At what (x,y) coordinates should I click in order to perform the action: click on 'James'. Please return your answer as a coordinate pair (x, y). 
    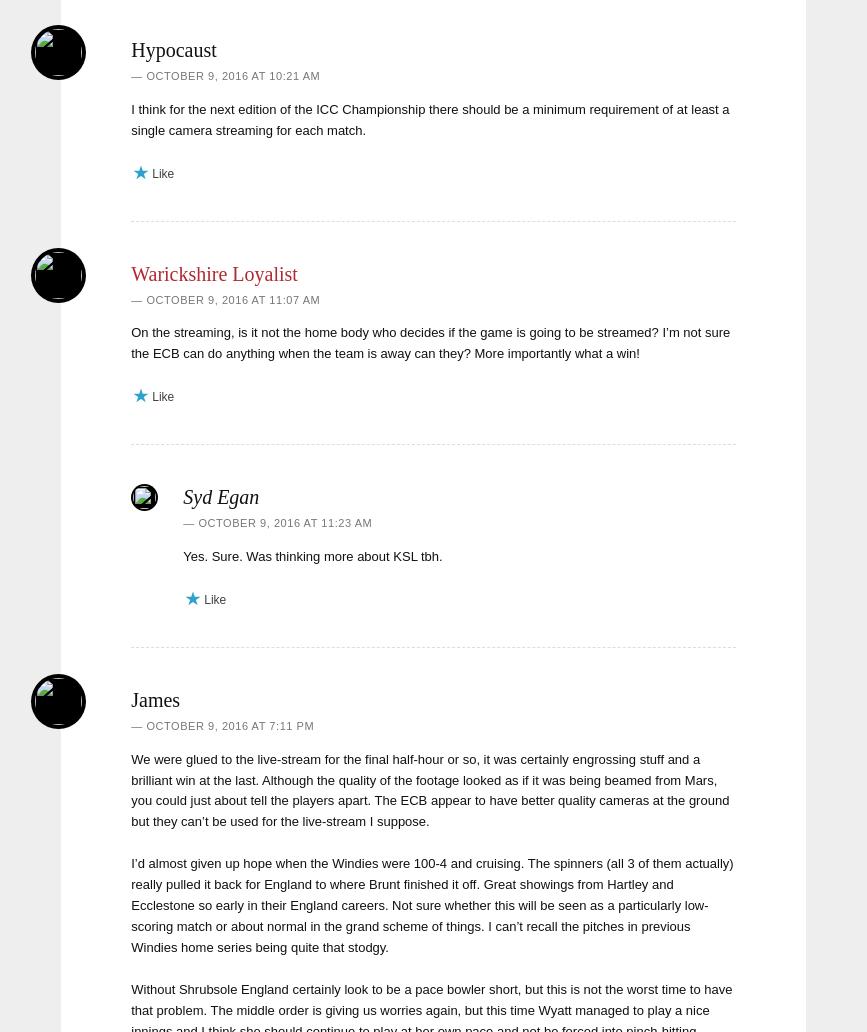
    Looking at the image, I should click on (155, 697).